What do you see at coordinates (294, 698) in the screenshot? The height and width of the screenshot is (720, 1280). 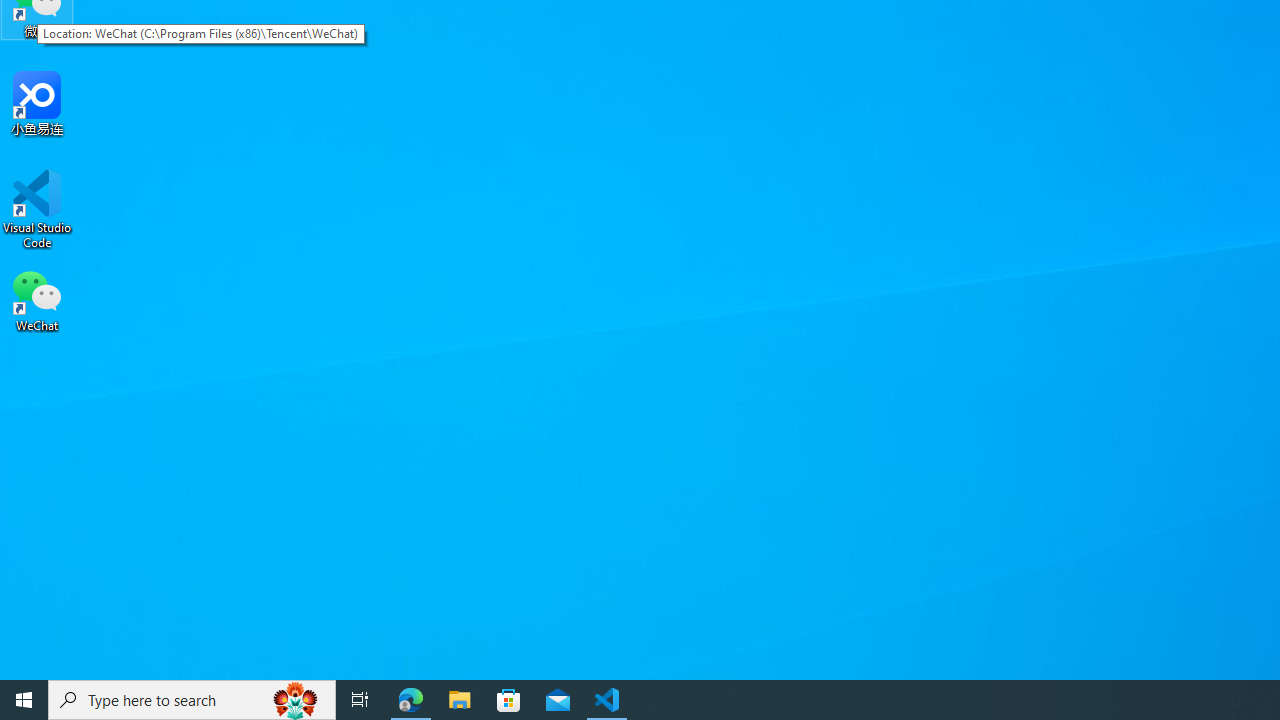 I see `'Search highlights icon opens search home window'` at bounding box center [294, 698].